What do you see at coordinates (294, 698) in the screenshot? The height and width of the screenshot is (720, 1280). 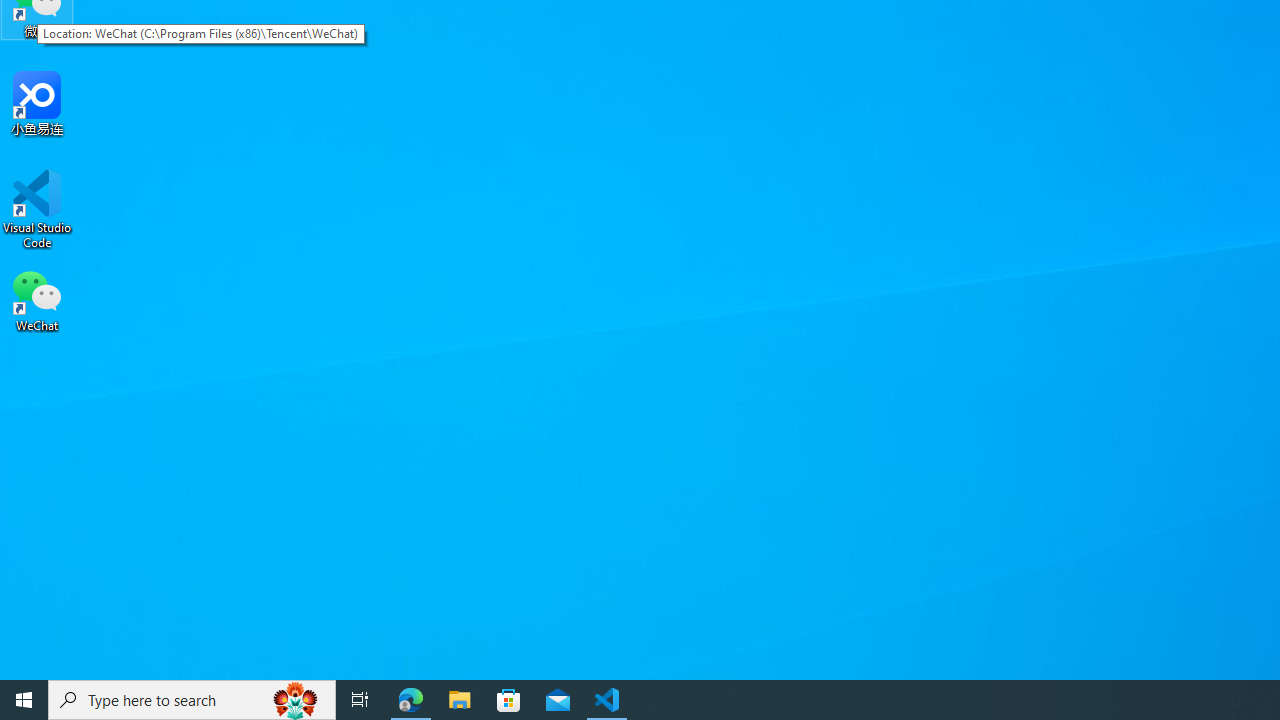 I see `'Search highlights icon opens search home window'` at bounding box center [294, 698].